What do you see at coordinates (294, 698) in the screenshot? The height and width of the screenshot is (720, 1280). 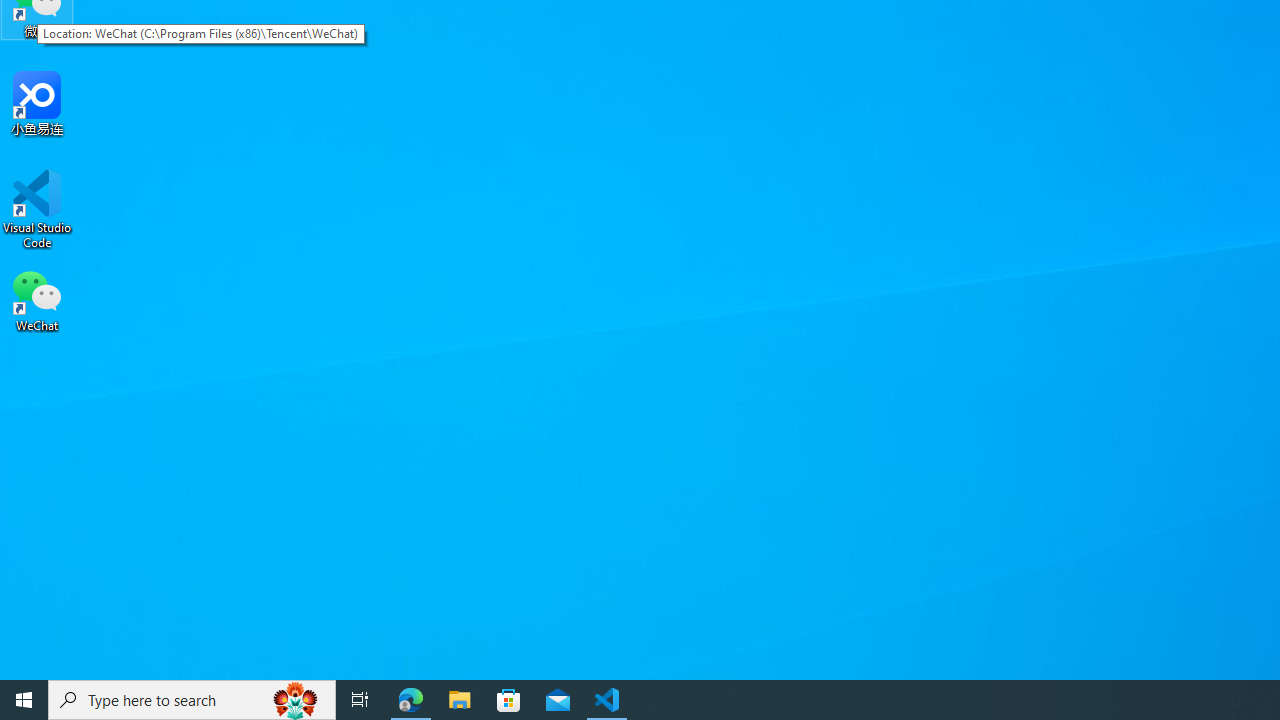 I see `'Search highlights icon opens search home window'` at bounding box center [294, 698].